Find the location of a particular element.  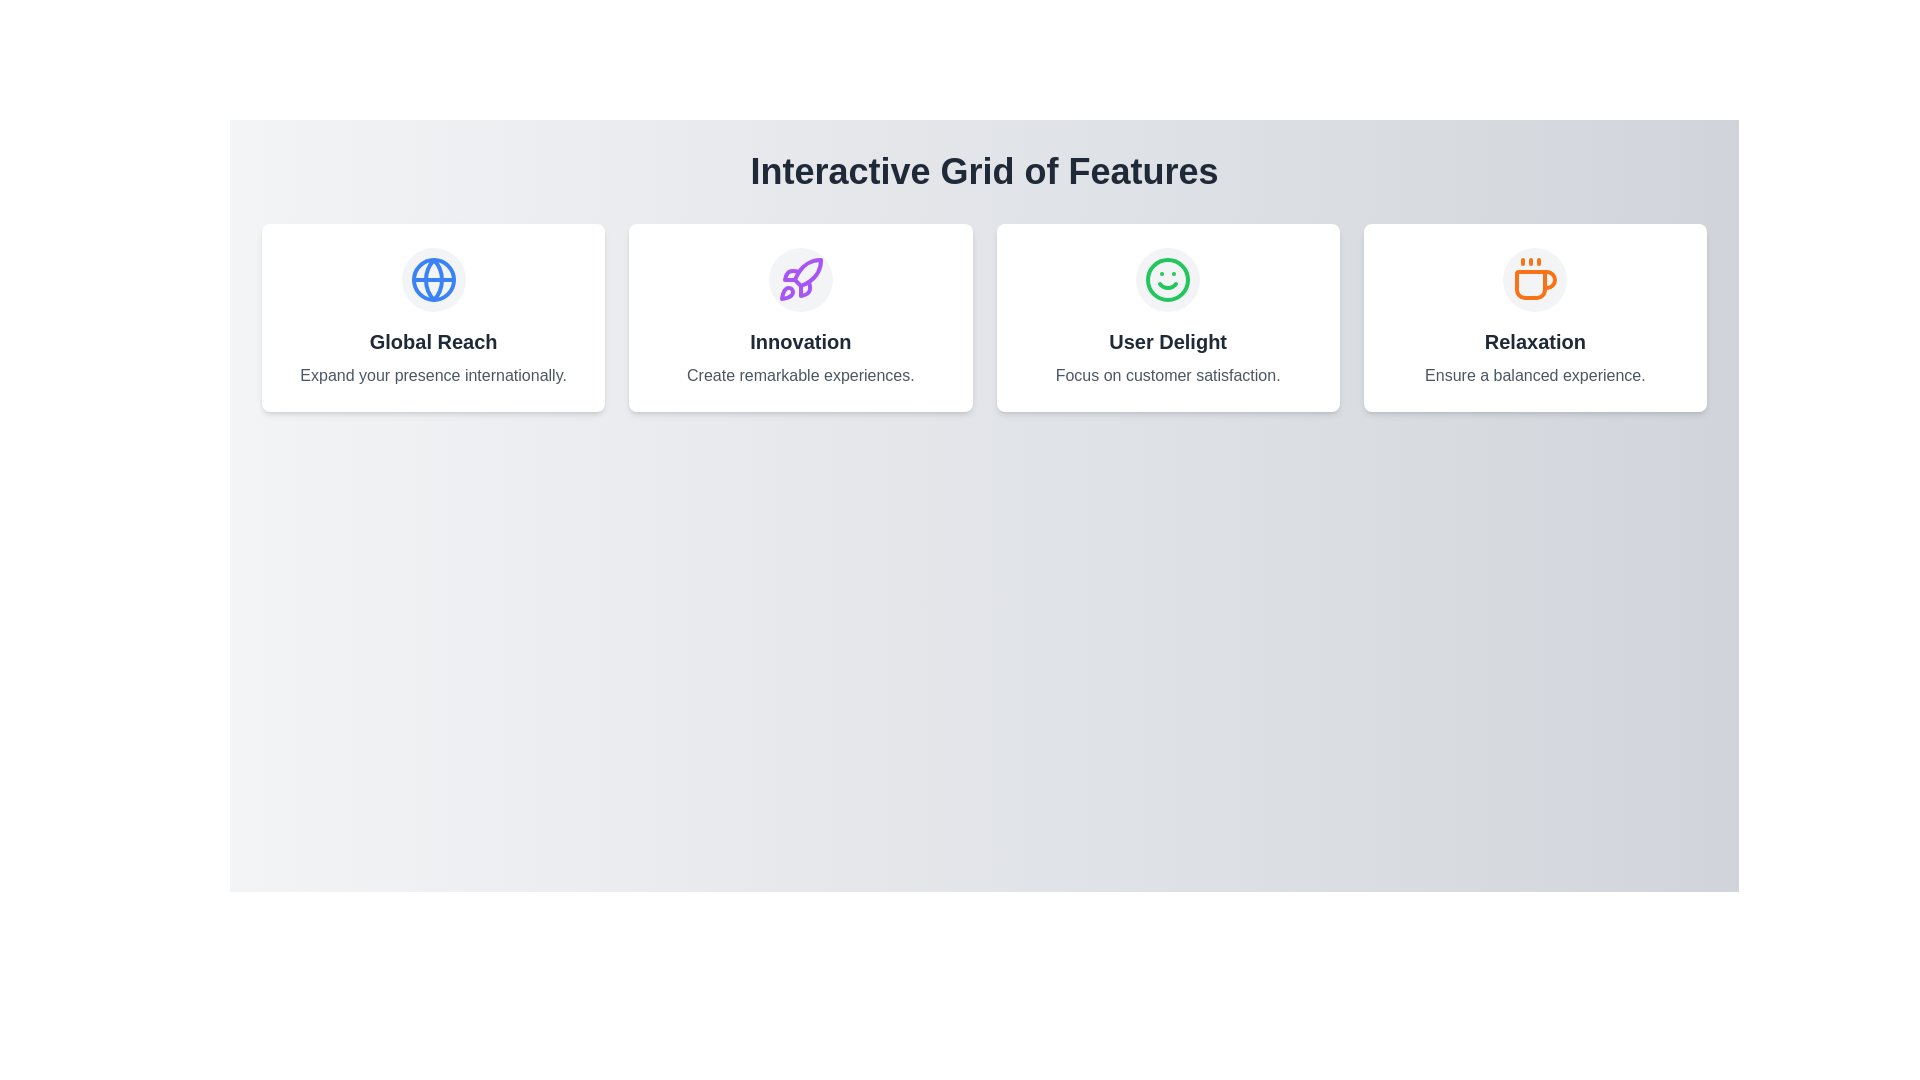

the visual icon representing global reach, which is centrally placed within the first card under the title 'Interactive Grid of Features' is located at coordinates (432, 280).